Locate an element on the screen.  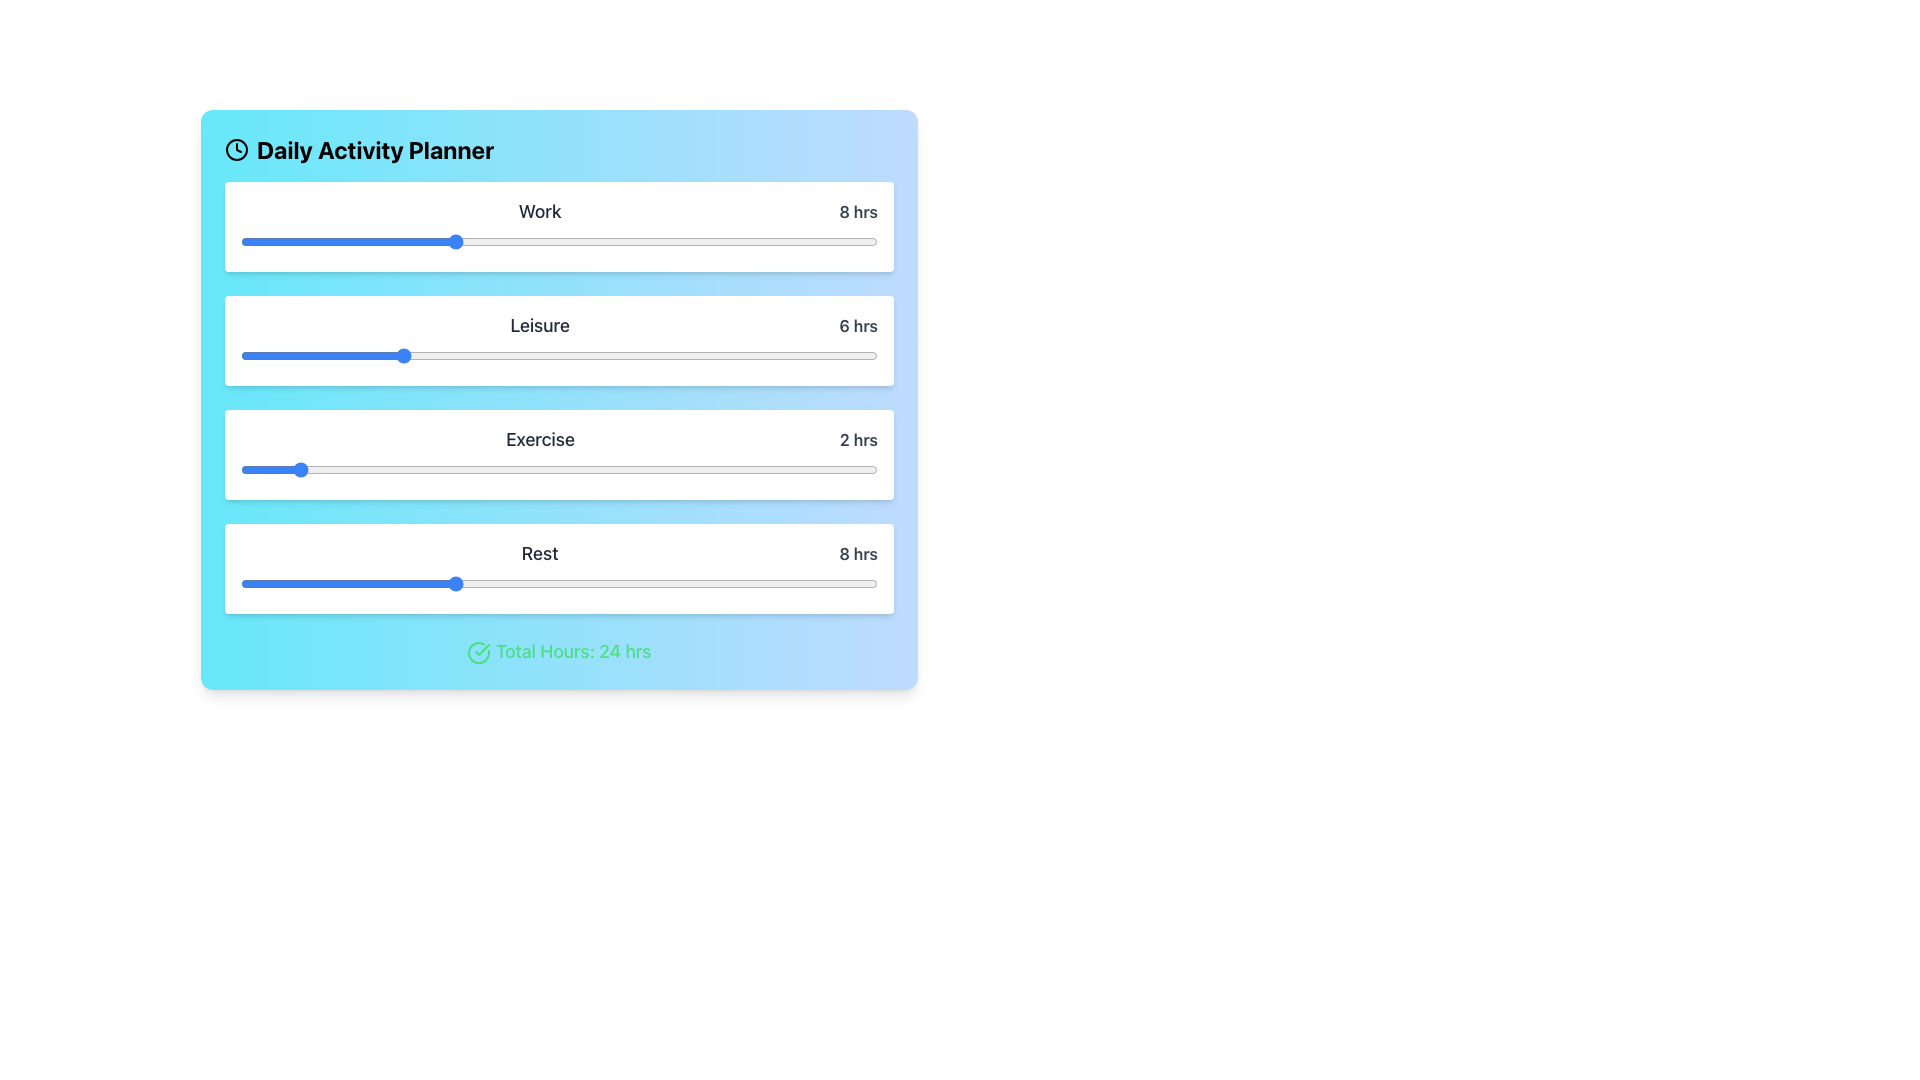
'Work' hours is located at coordinates (692, 241).